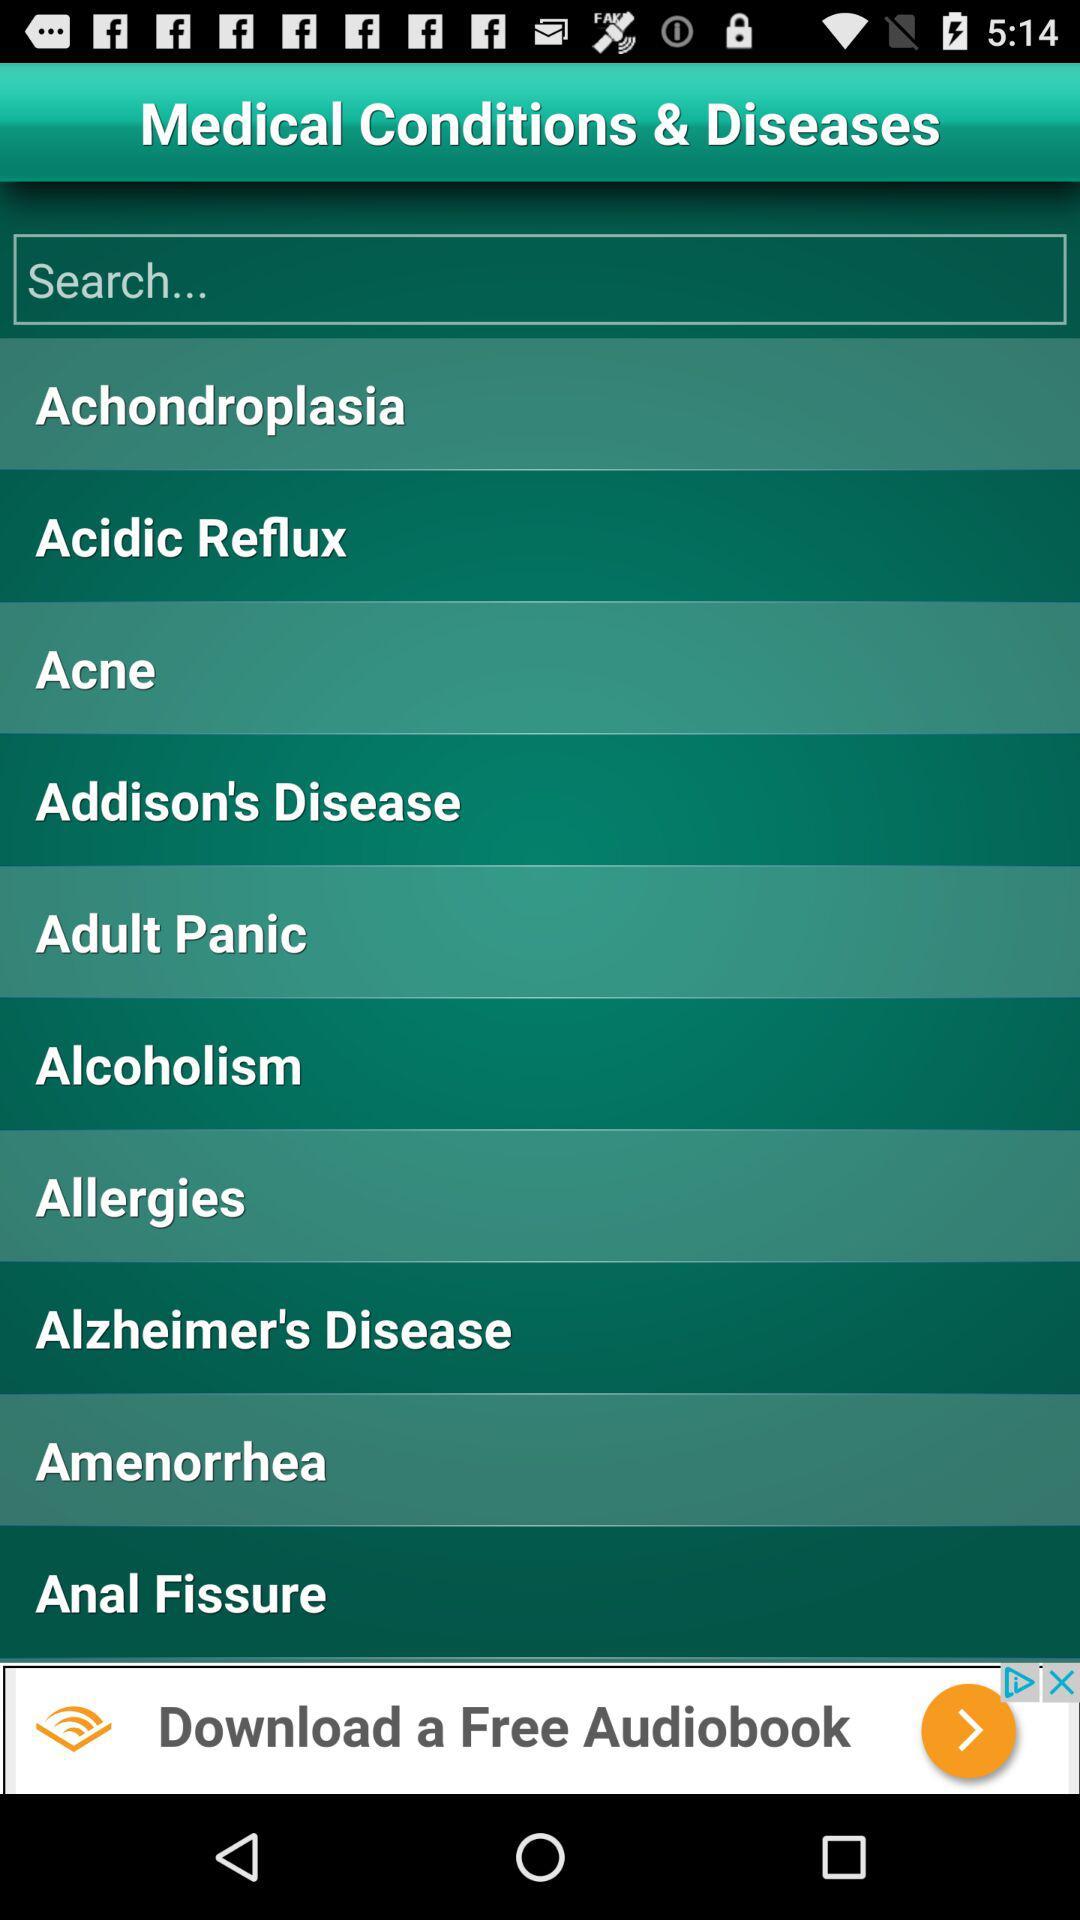 The image size is (1080, 1920). I want to click on the search button, so click(540, 278).